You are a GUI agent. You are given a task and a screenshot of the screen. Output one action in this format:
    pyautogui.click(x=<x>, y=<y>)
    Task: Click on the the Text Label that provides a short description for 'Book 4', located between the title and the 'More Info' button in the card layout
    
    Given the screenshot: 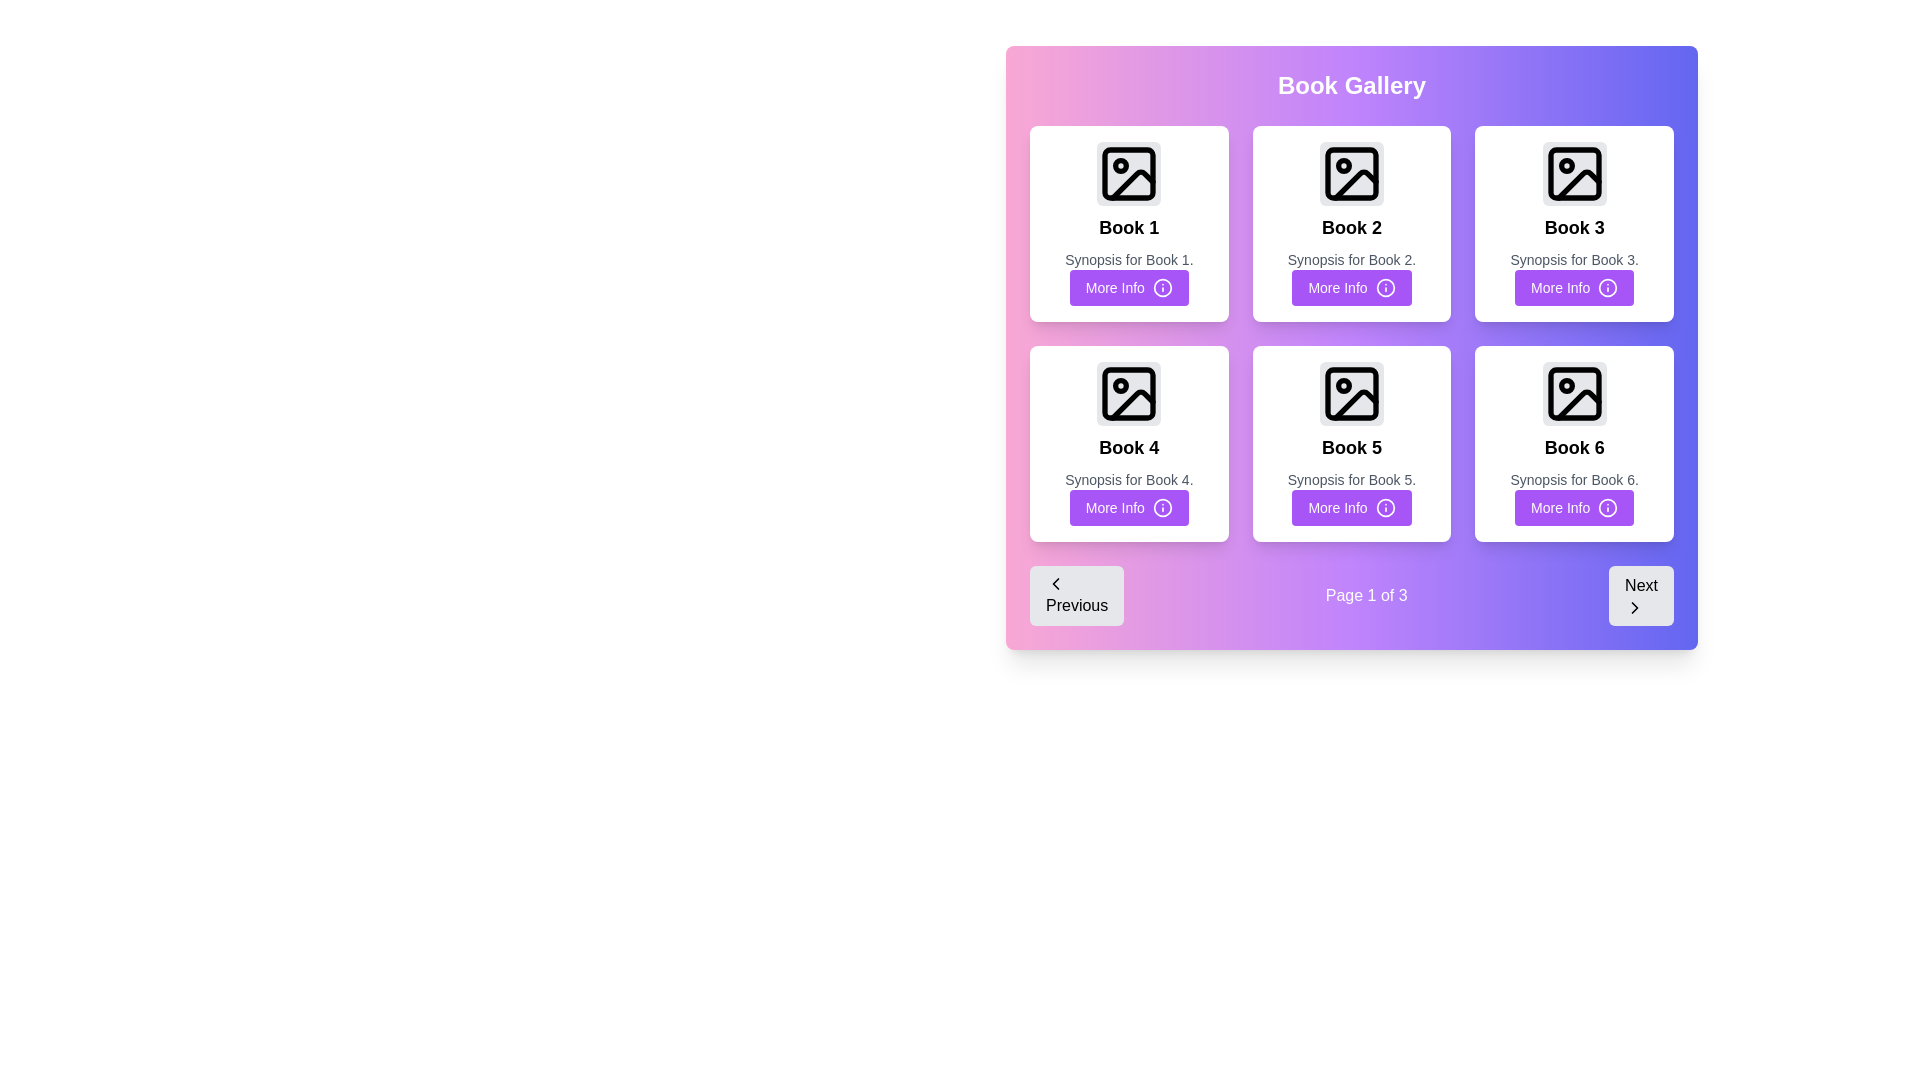 What is the action you would take?
    pyautogui.click(x=1129, y=479)
    